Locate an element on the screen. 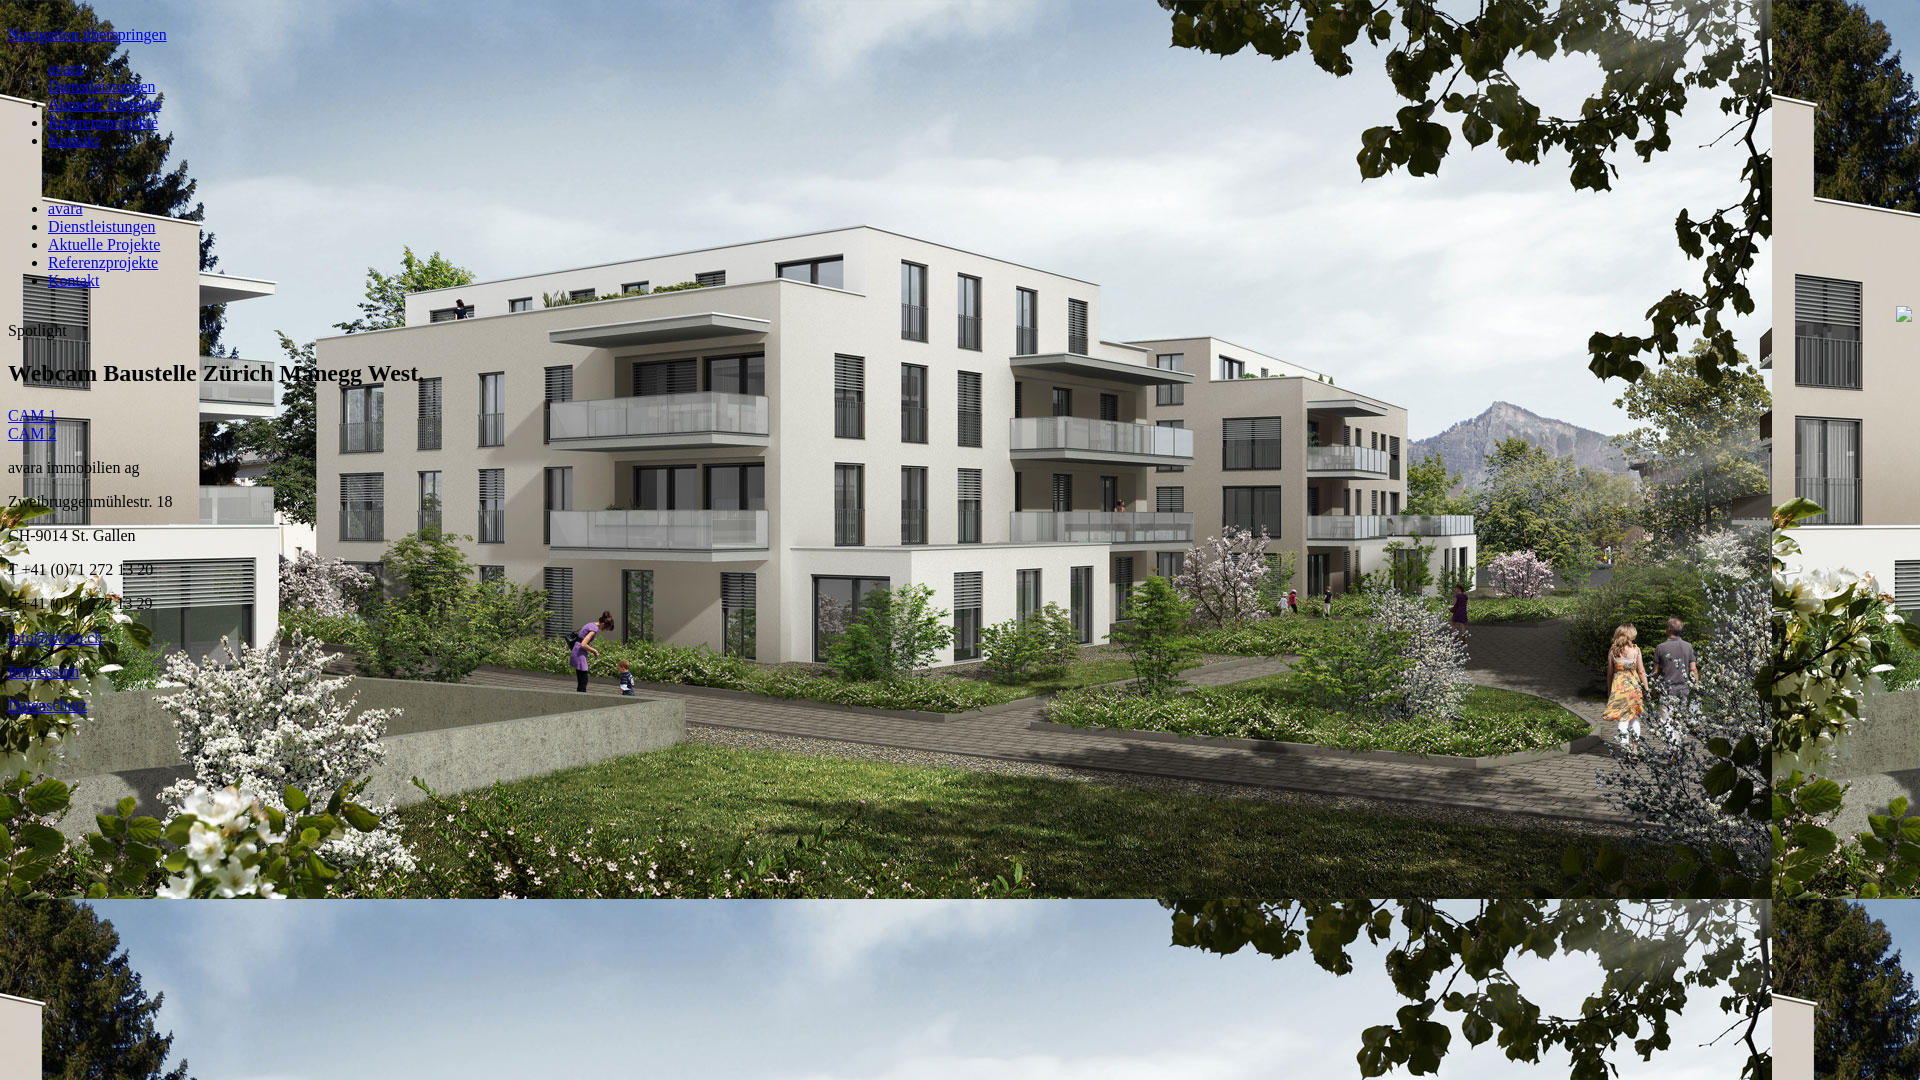  'CAM 2' is located at coordinates (32, 432).